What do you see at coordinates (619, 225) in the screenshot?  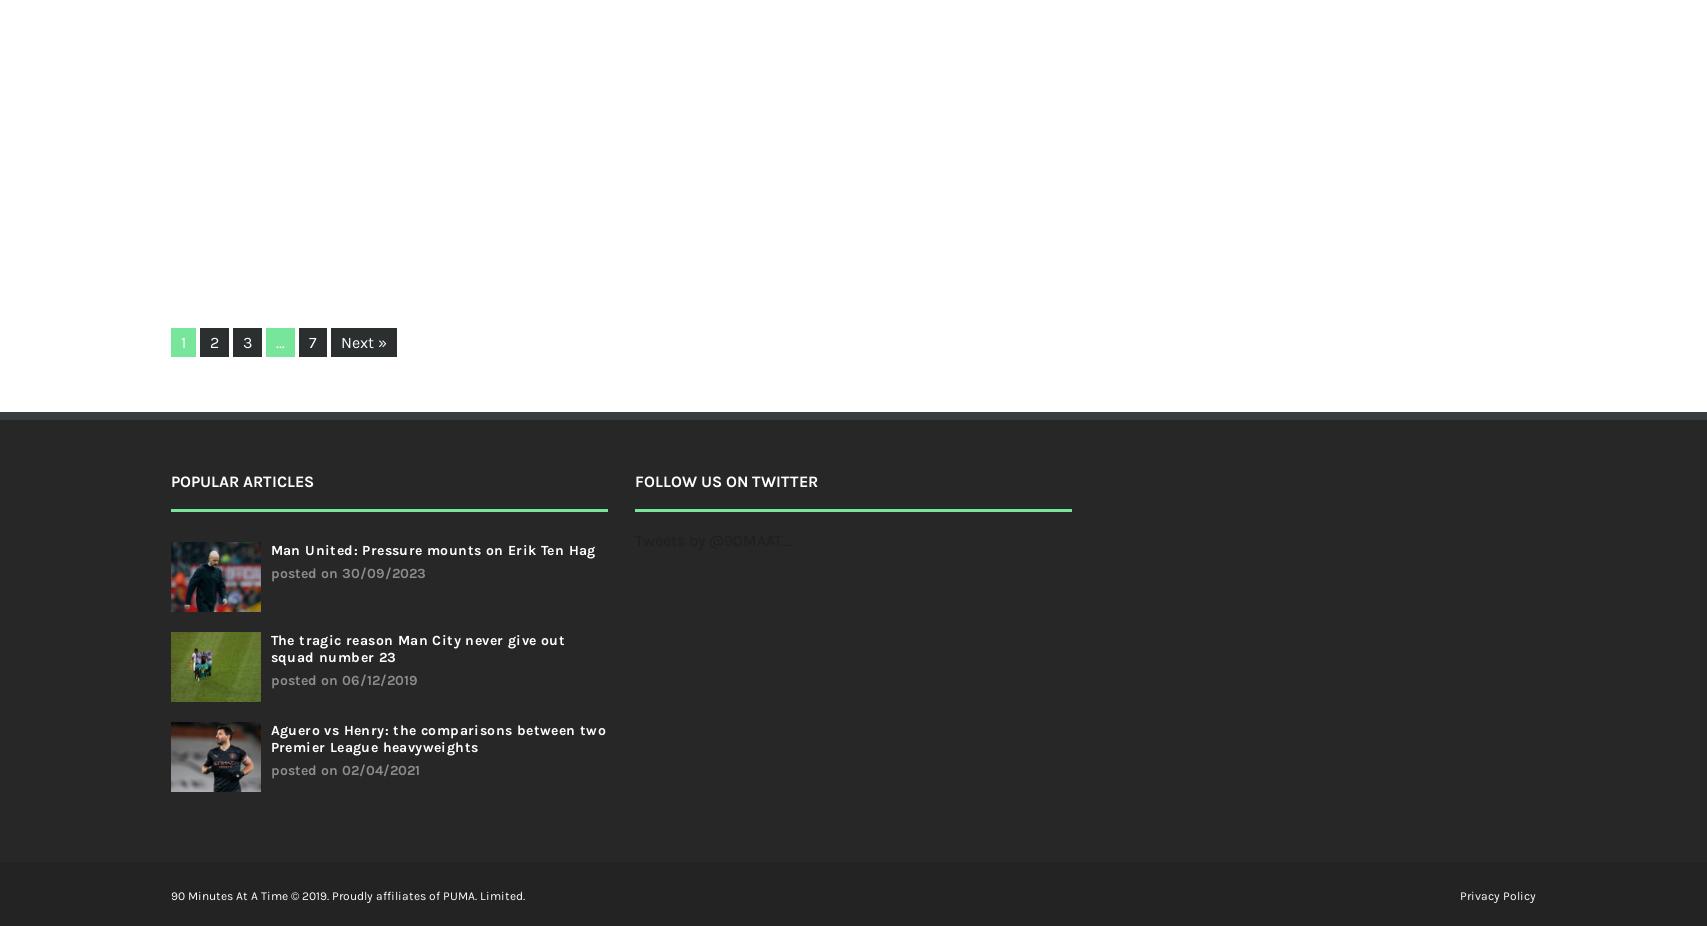 I see `'CONTINUE READING'` at bounding box center [619, 225].